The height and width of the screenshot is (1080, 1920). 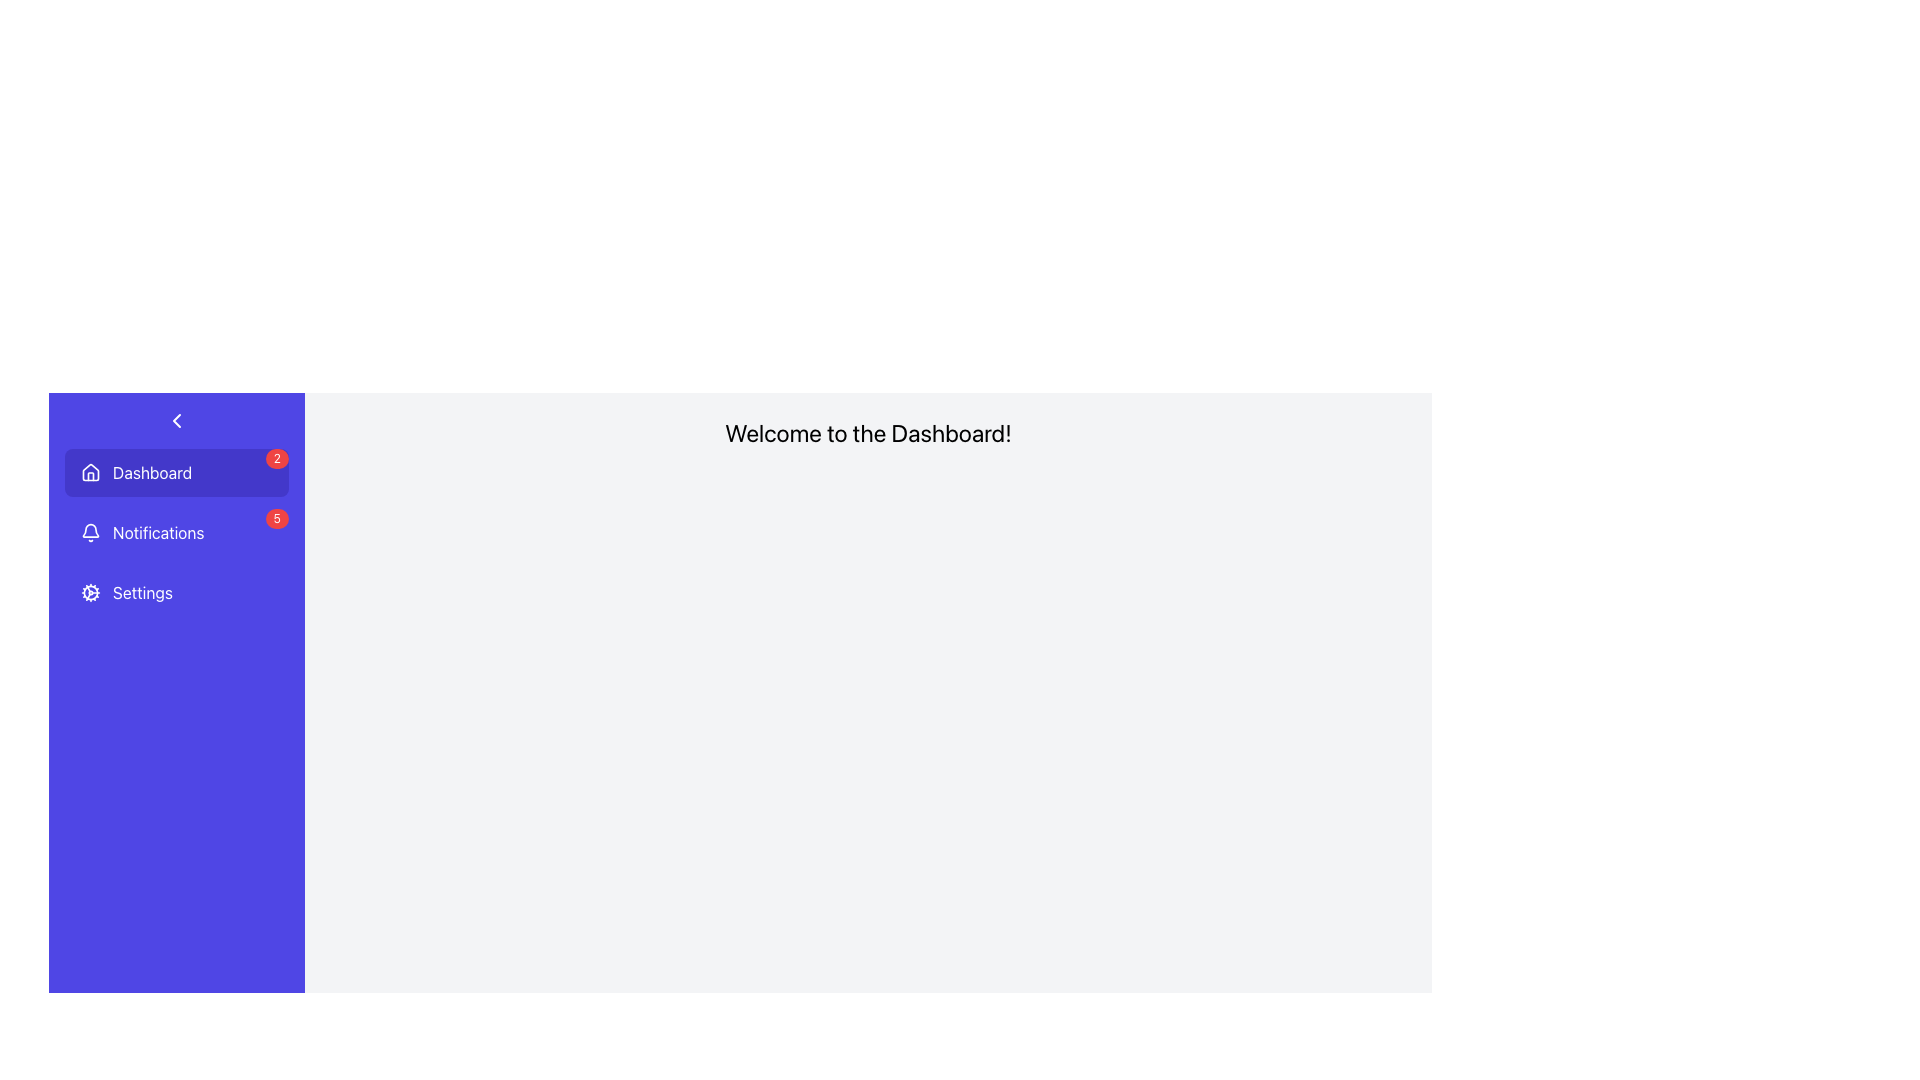 I want to click on the Notifications navigation button located in the second position of the vertical menu list on the left sidebar, so click(x=157, y=531).